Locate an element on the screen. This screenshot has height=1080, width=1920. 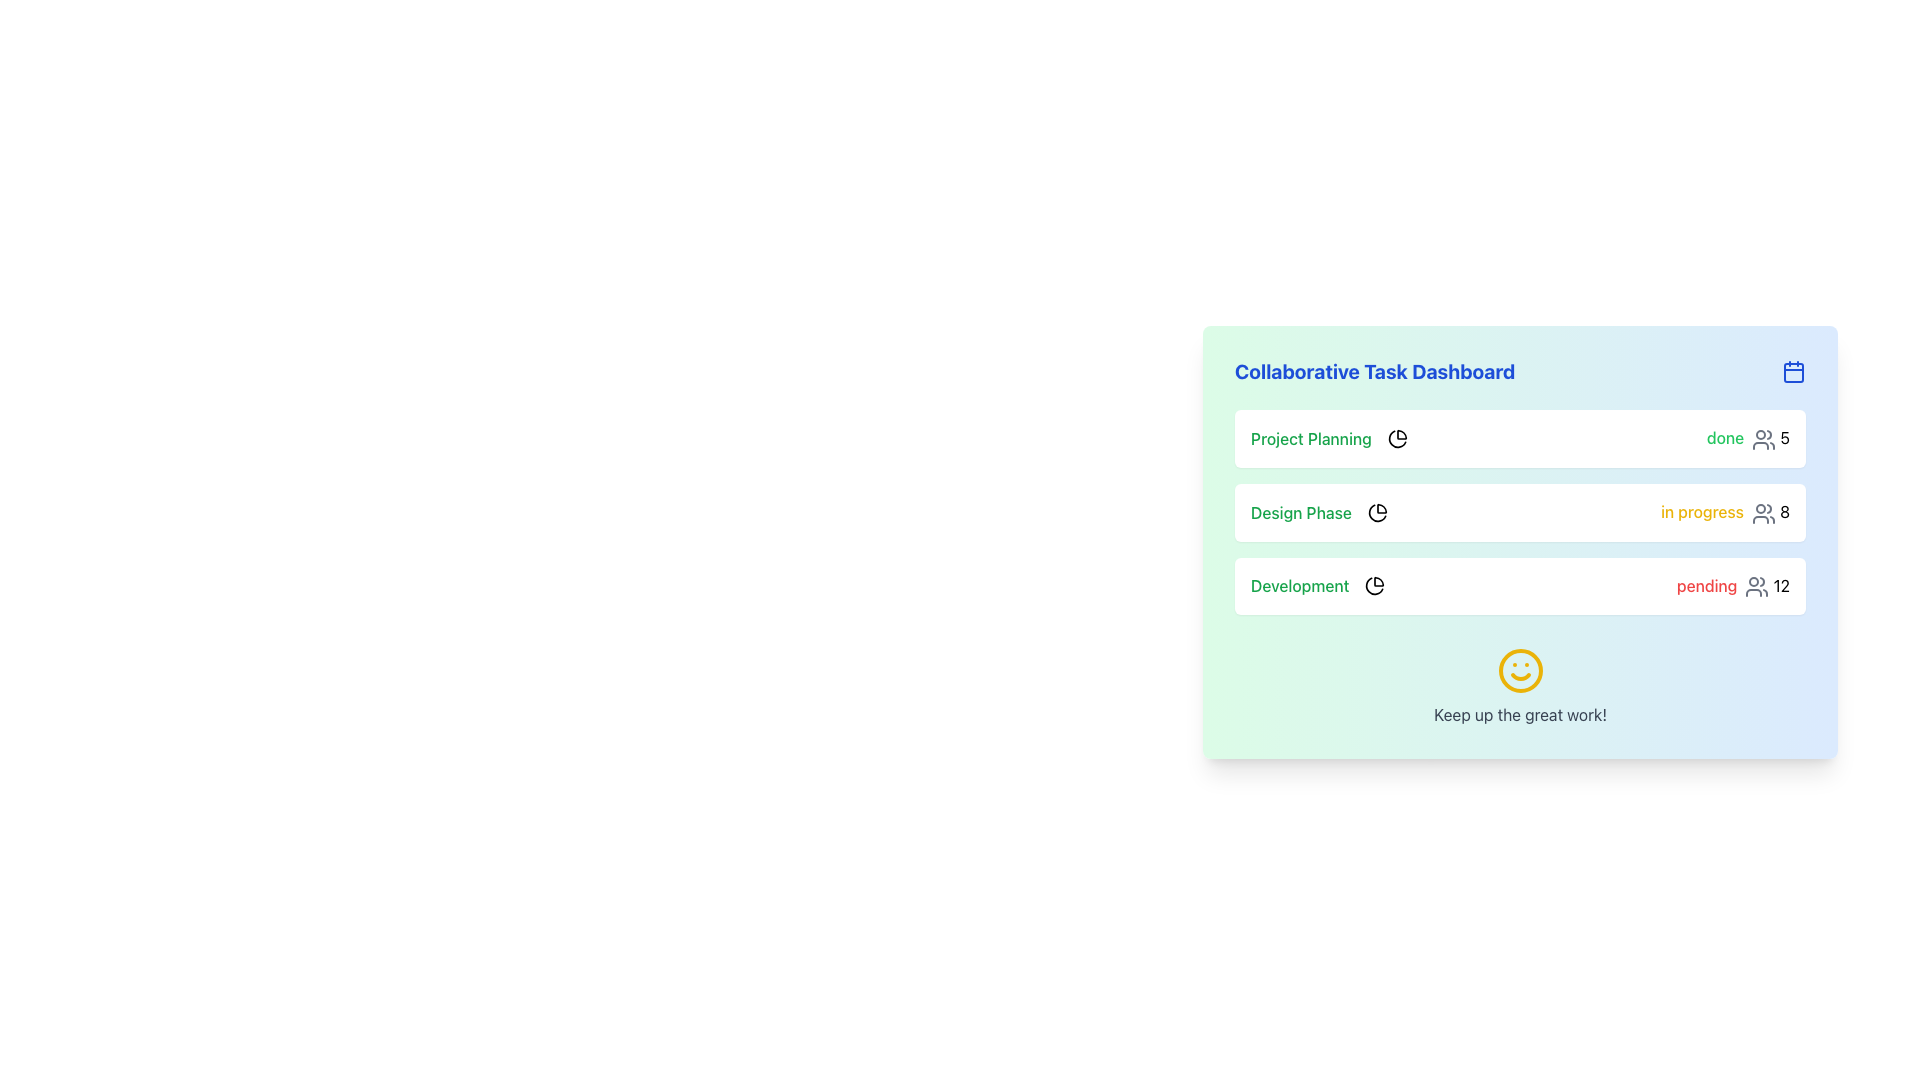
the decorative smiley face and motivational text element located at the bottom of the dashboard, which provides positive reinforcement to the user is located at coordinates (1520, 686).